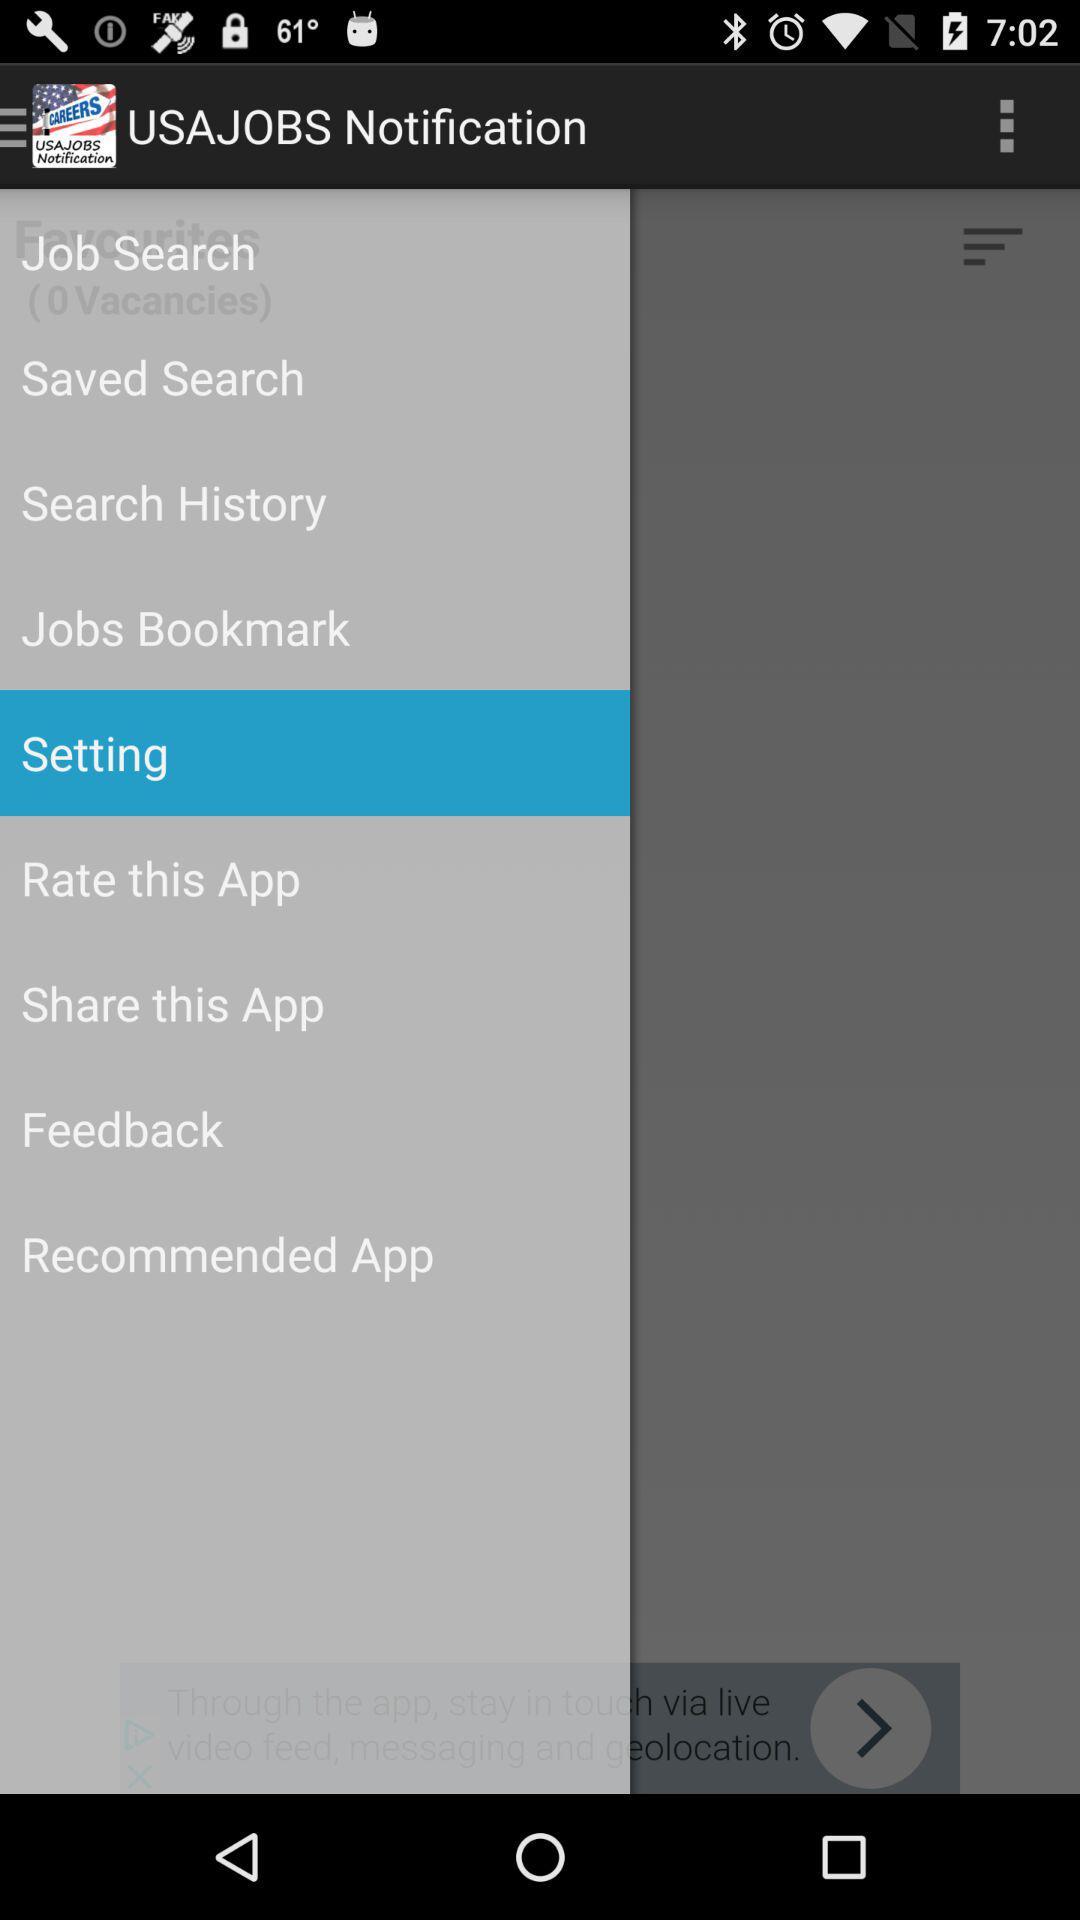 The image size is (1080, 1920). I want to click on the filter_list icon, so click(992, 251).